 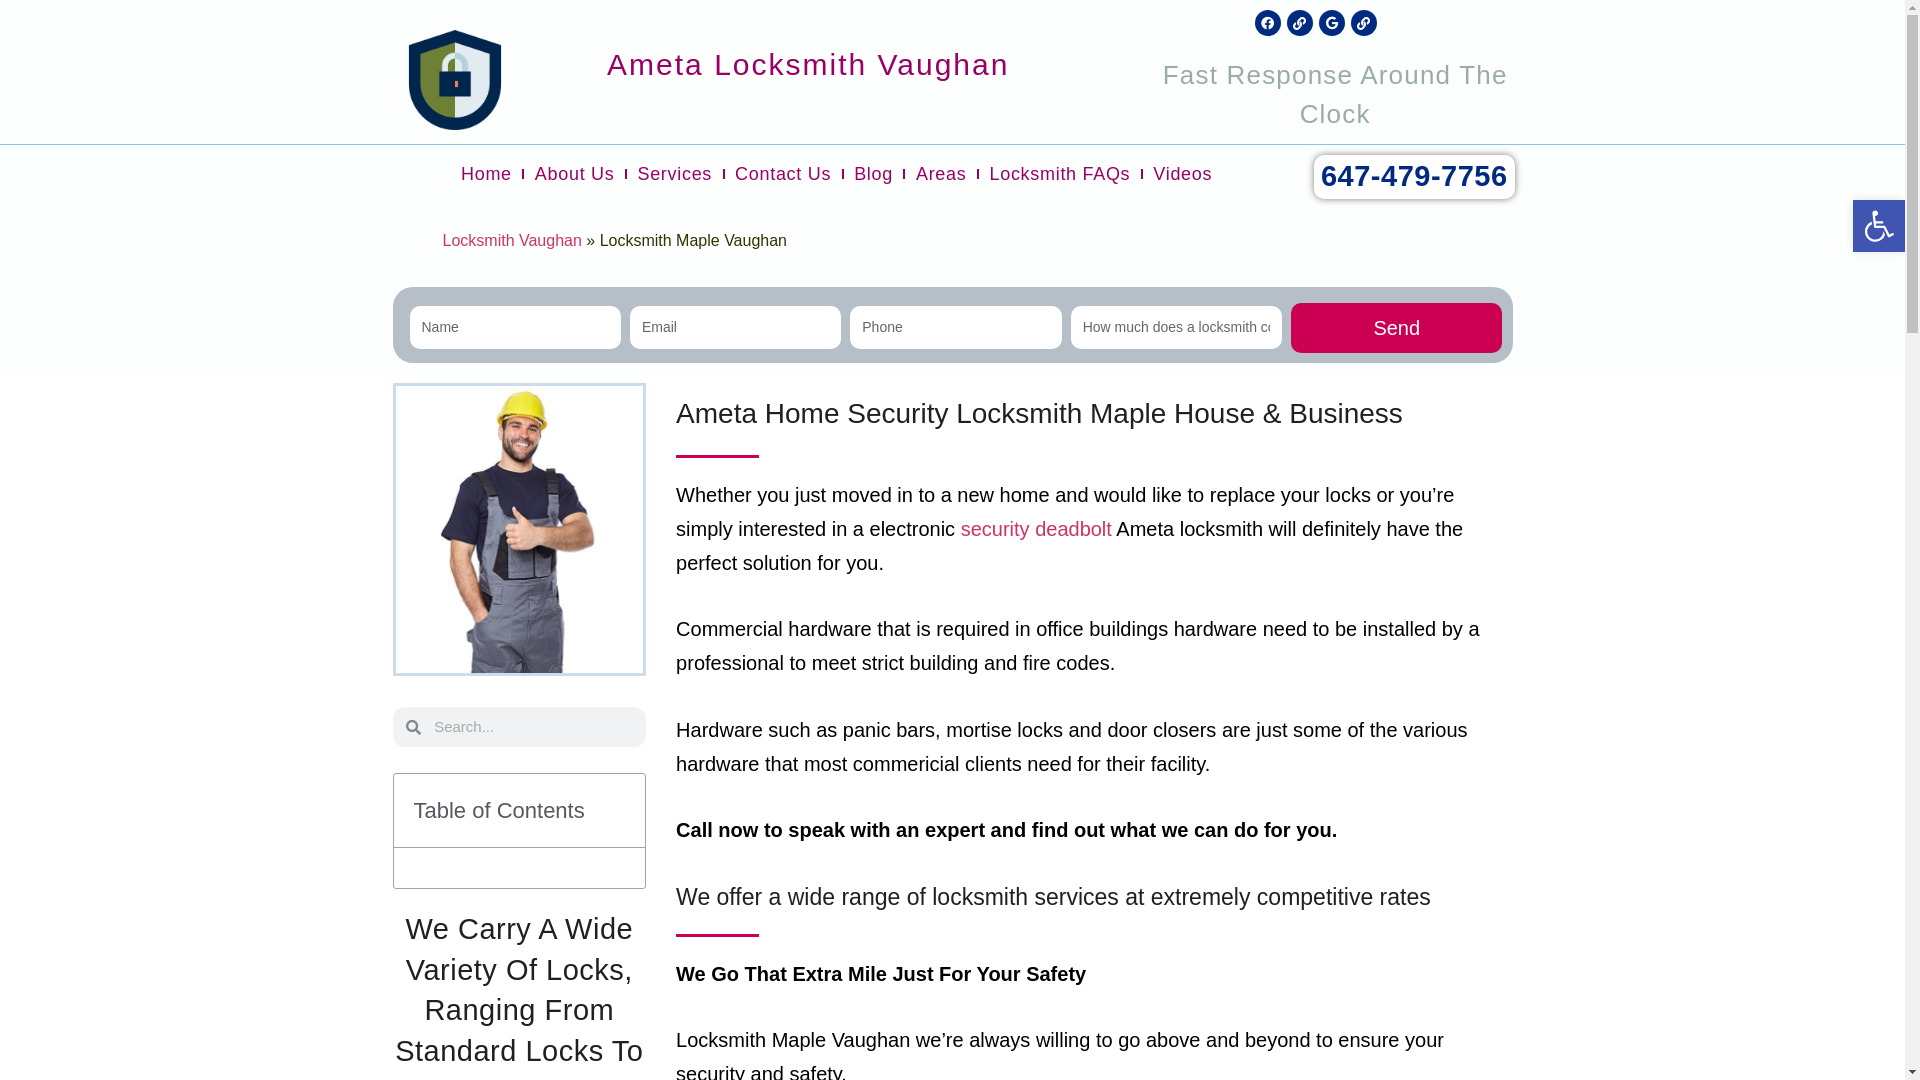 What do you see at coordinates (906, 172) in the screenshot?
I see `'Areas'` at bounding box center [906, 172].